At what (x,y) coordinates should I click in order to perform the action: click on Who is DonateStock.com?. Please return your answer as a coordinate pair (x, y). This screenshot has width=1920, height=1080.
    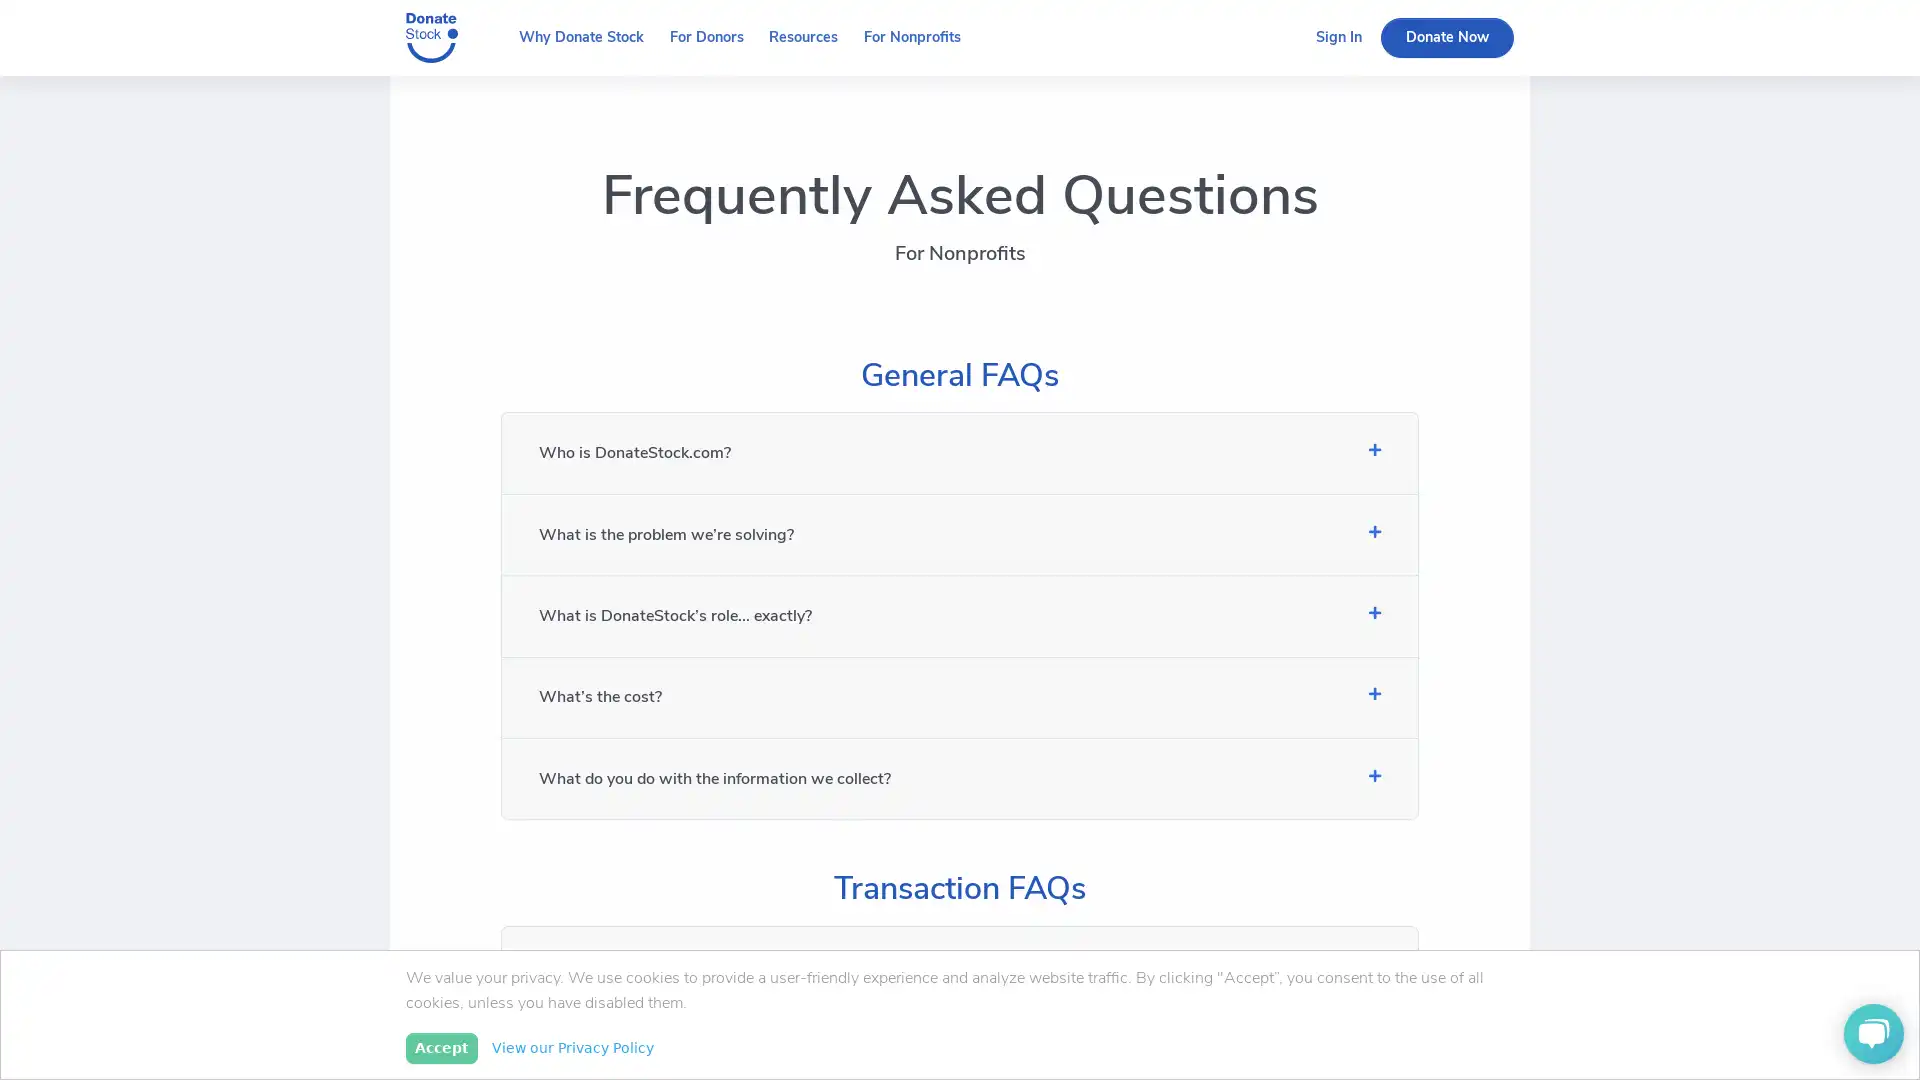
    Looking at the image, I should click on (958, 452).